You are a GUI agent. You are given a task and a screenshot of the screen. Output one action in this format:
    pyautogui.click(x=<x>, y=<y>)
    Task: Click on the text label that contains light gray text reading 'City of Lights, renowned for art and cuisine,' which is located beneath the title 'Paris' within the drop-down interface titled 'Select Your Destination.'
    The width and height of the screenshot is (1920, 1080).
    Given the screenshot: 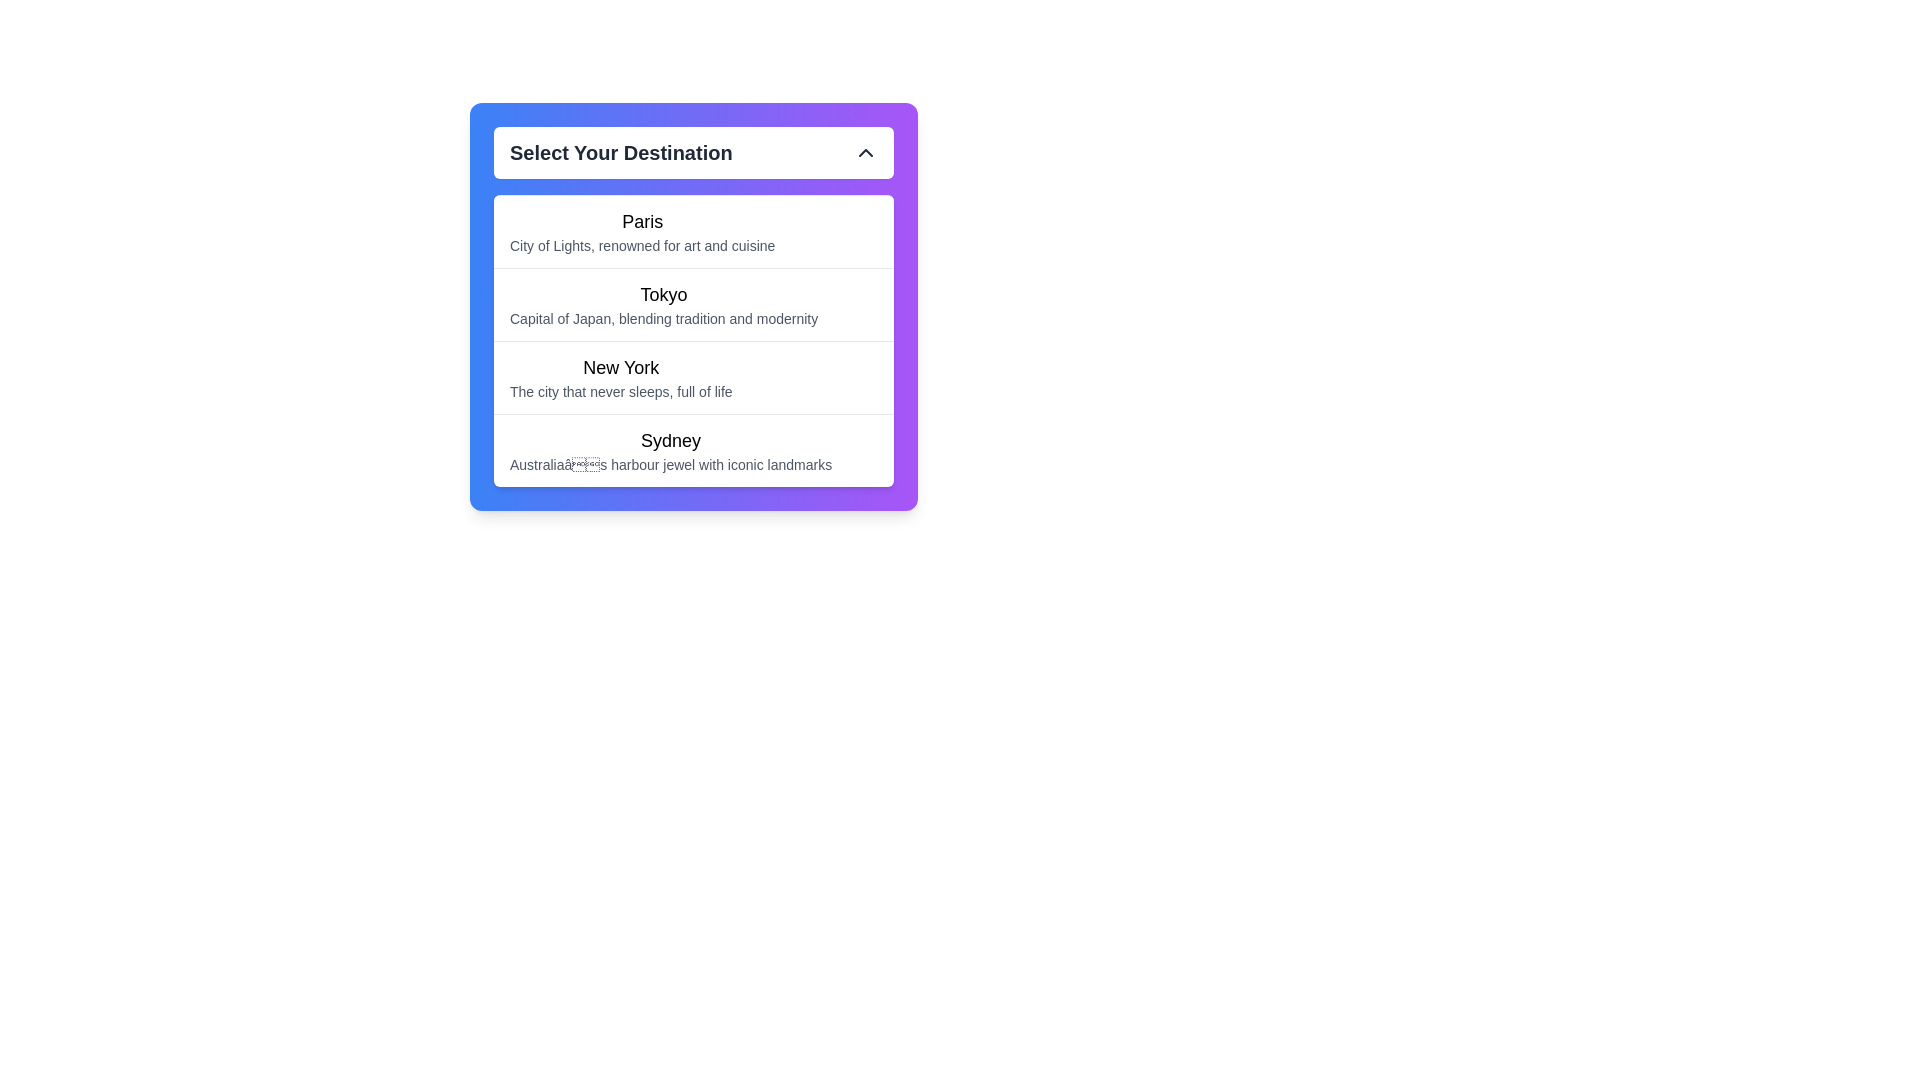 What is the action you would take?
    pyautogui.click(x=642, y=245)
    